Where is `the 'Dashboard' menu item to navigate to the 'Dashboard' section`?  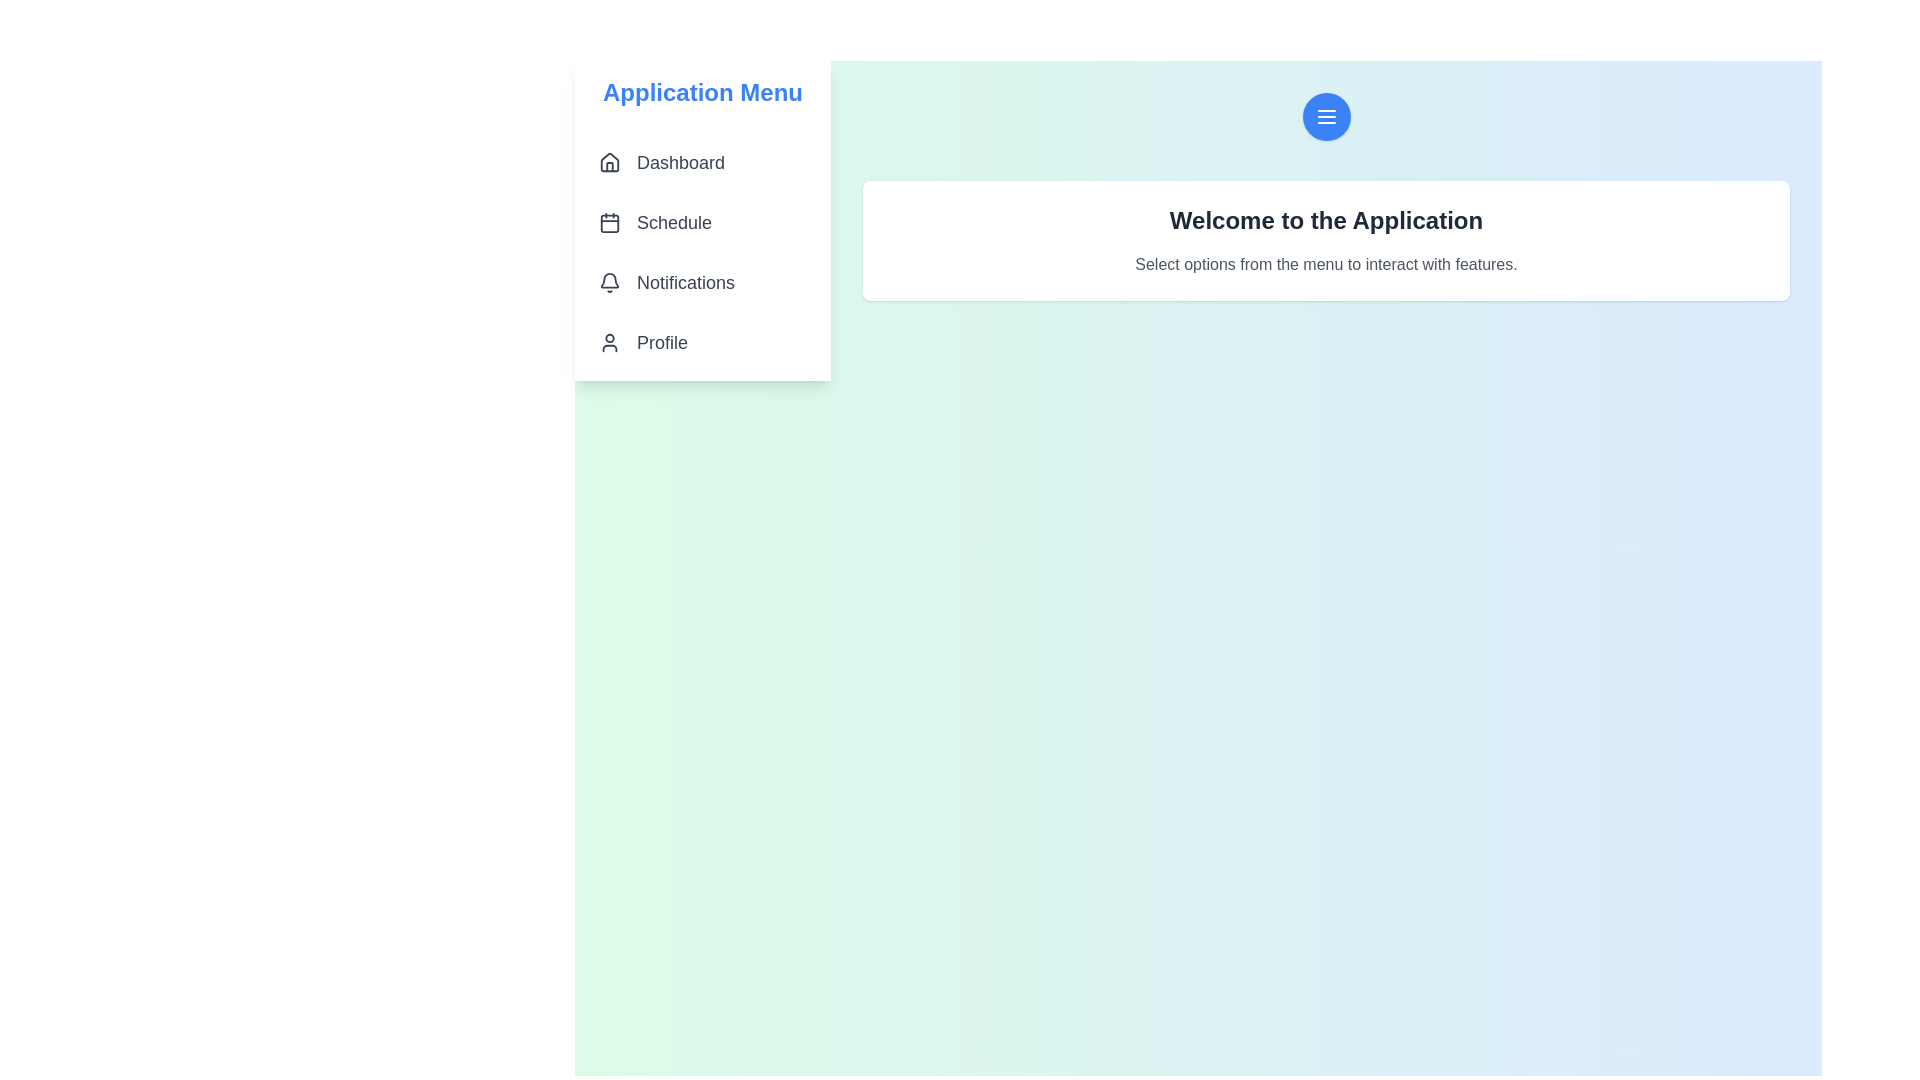 the 'Dashboard' menu item to navigate to the 'Dashboard' section is located at coordinates (702, 161).